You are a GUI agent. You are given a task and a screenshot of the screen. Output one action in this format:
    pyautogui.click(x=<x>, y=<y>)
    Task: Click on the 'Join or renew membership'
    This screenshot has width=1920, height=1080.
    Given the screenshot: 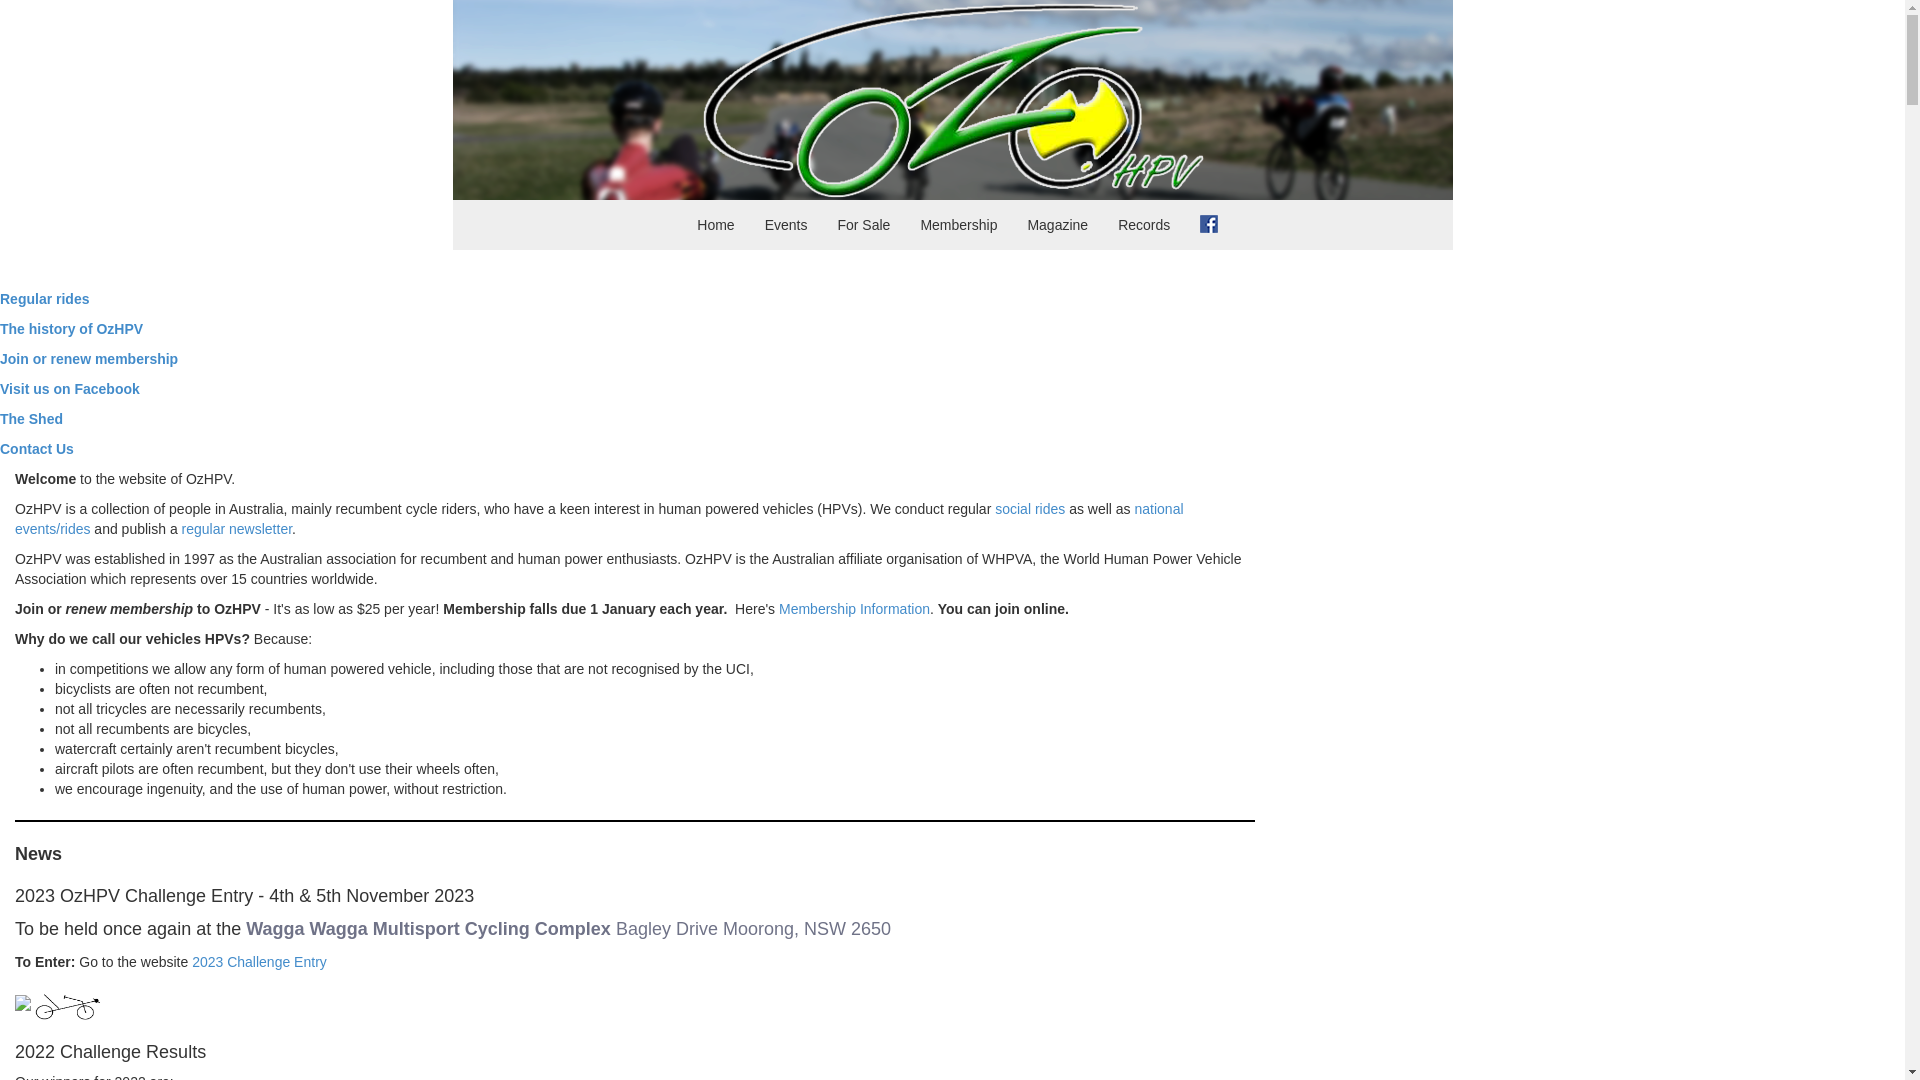 What is the action you would take?
    pyautogui.click(x=88, y=357)
    